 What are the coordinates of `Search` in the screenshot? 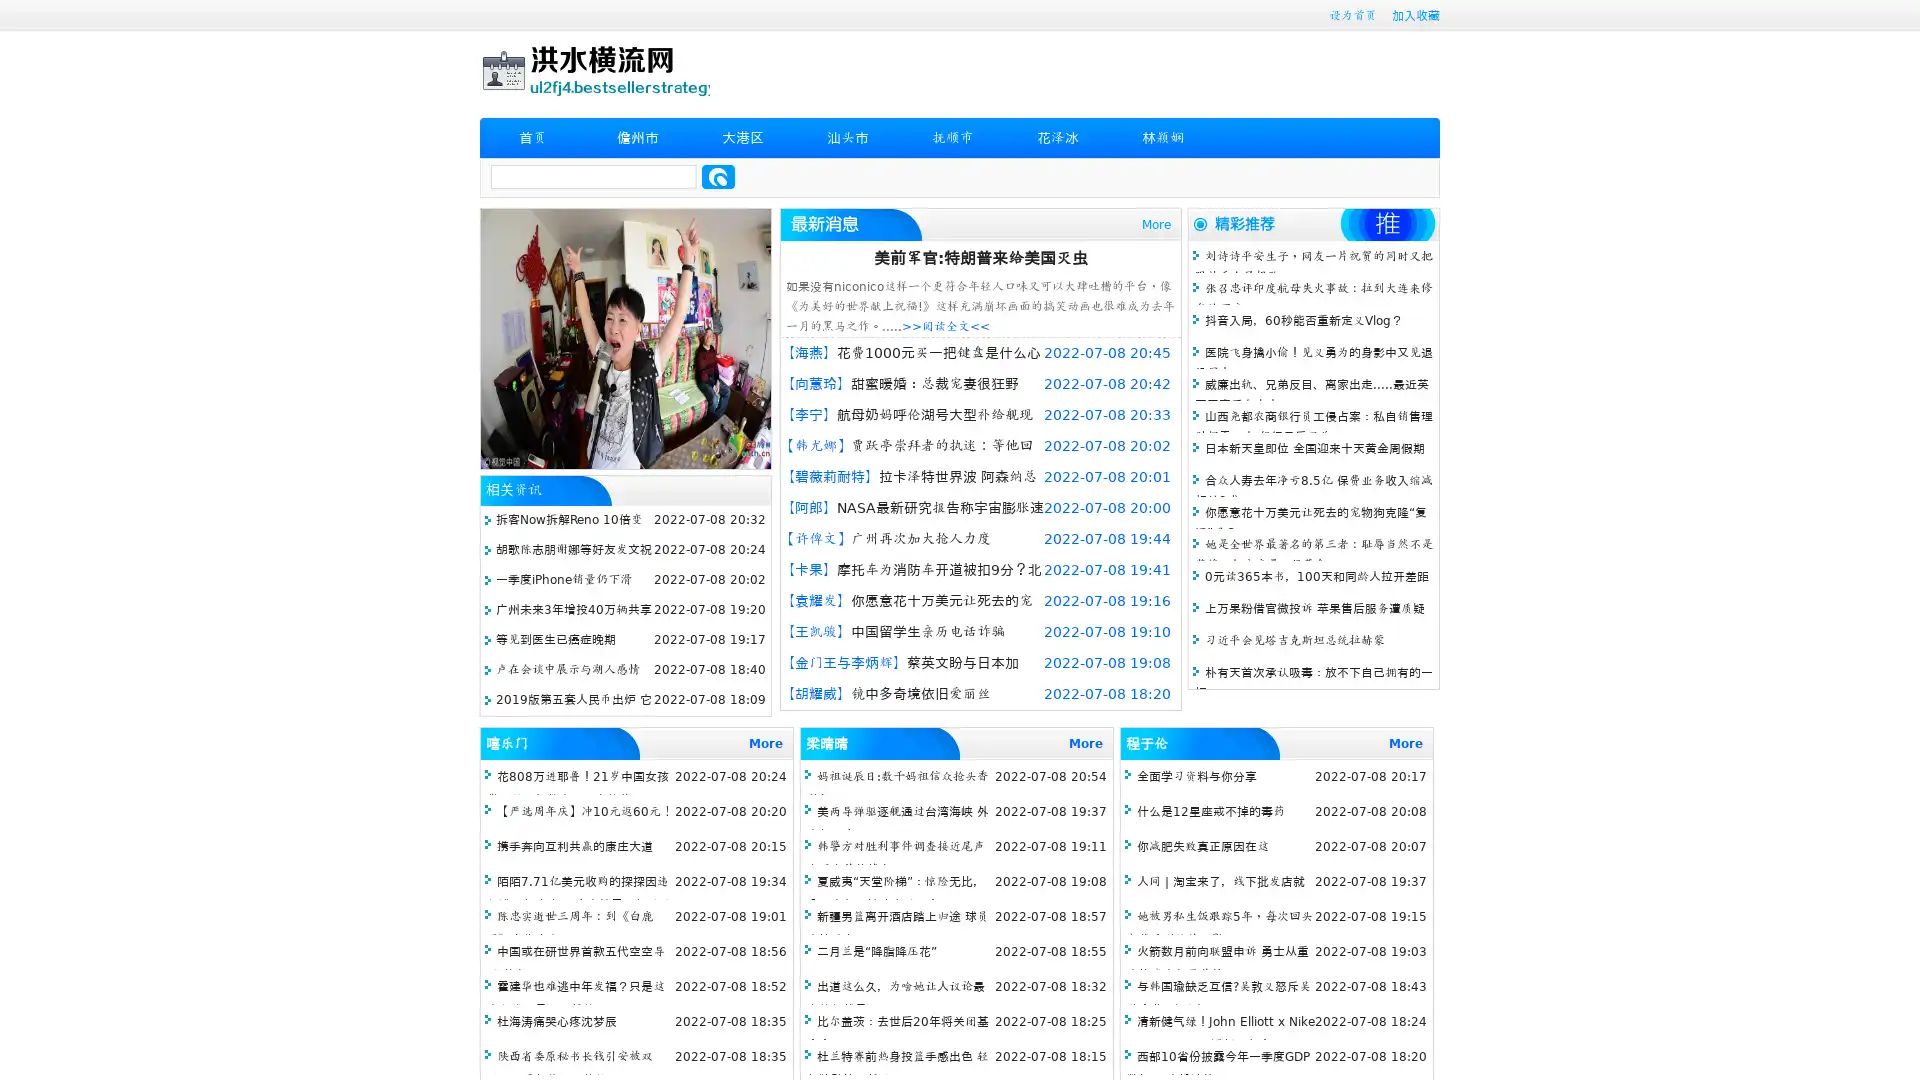 It's located at (718, 176).